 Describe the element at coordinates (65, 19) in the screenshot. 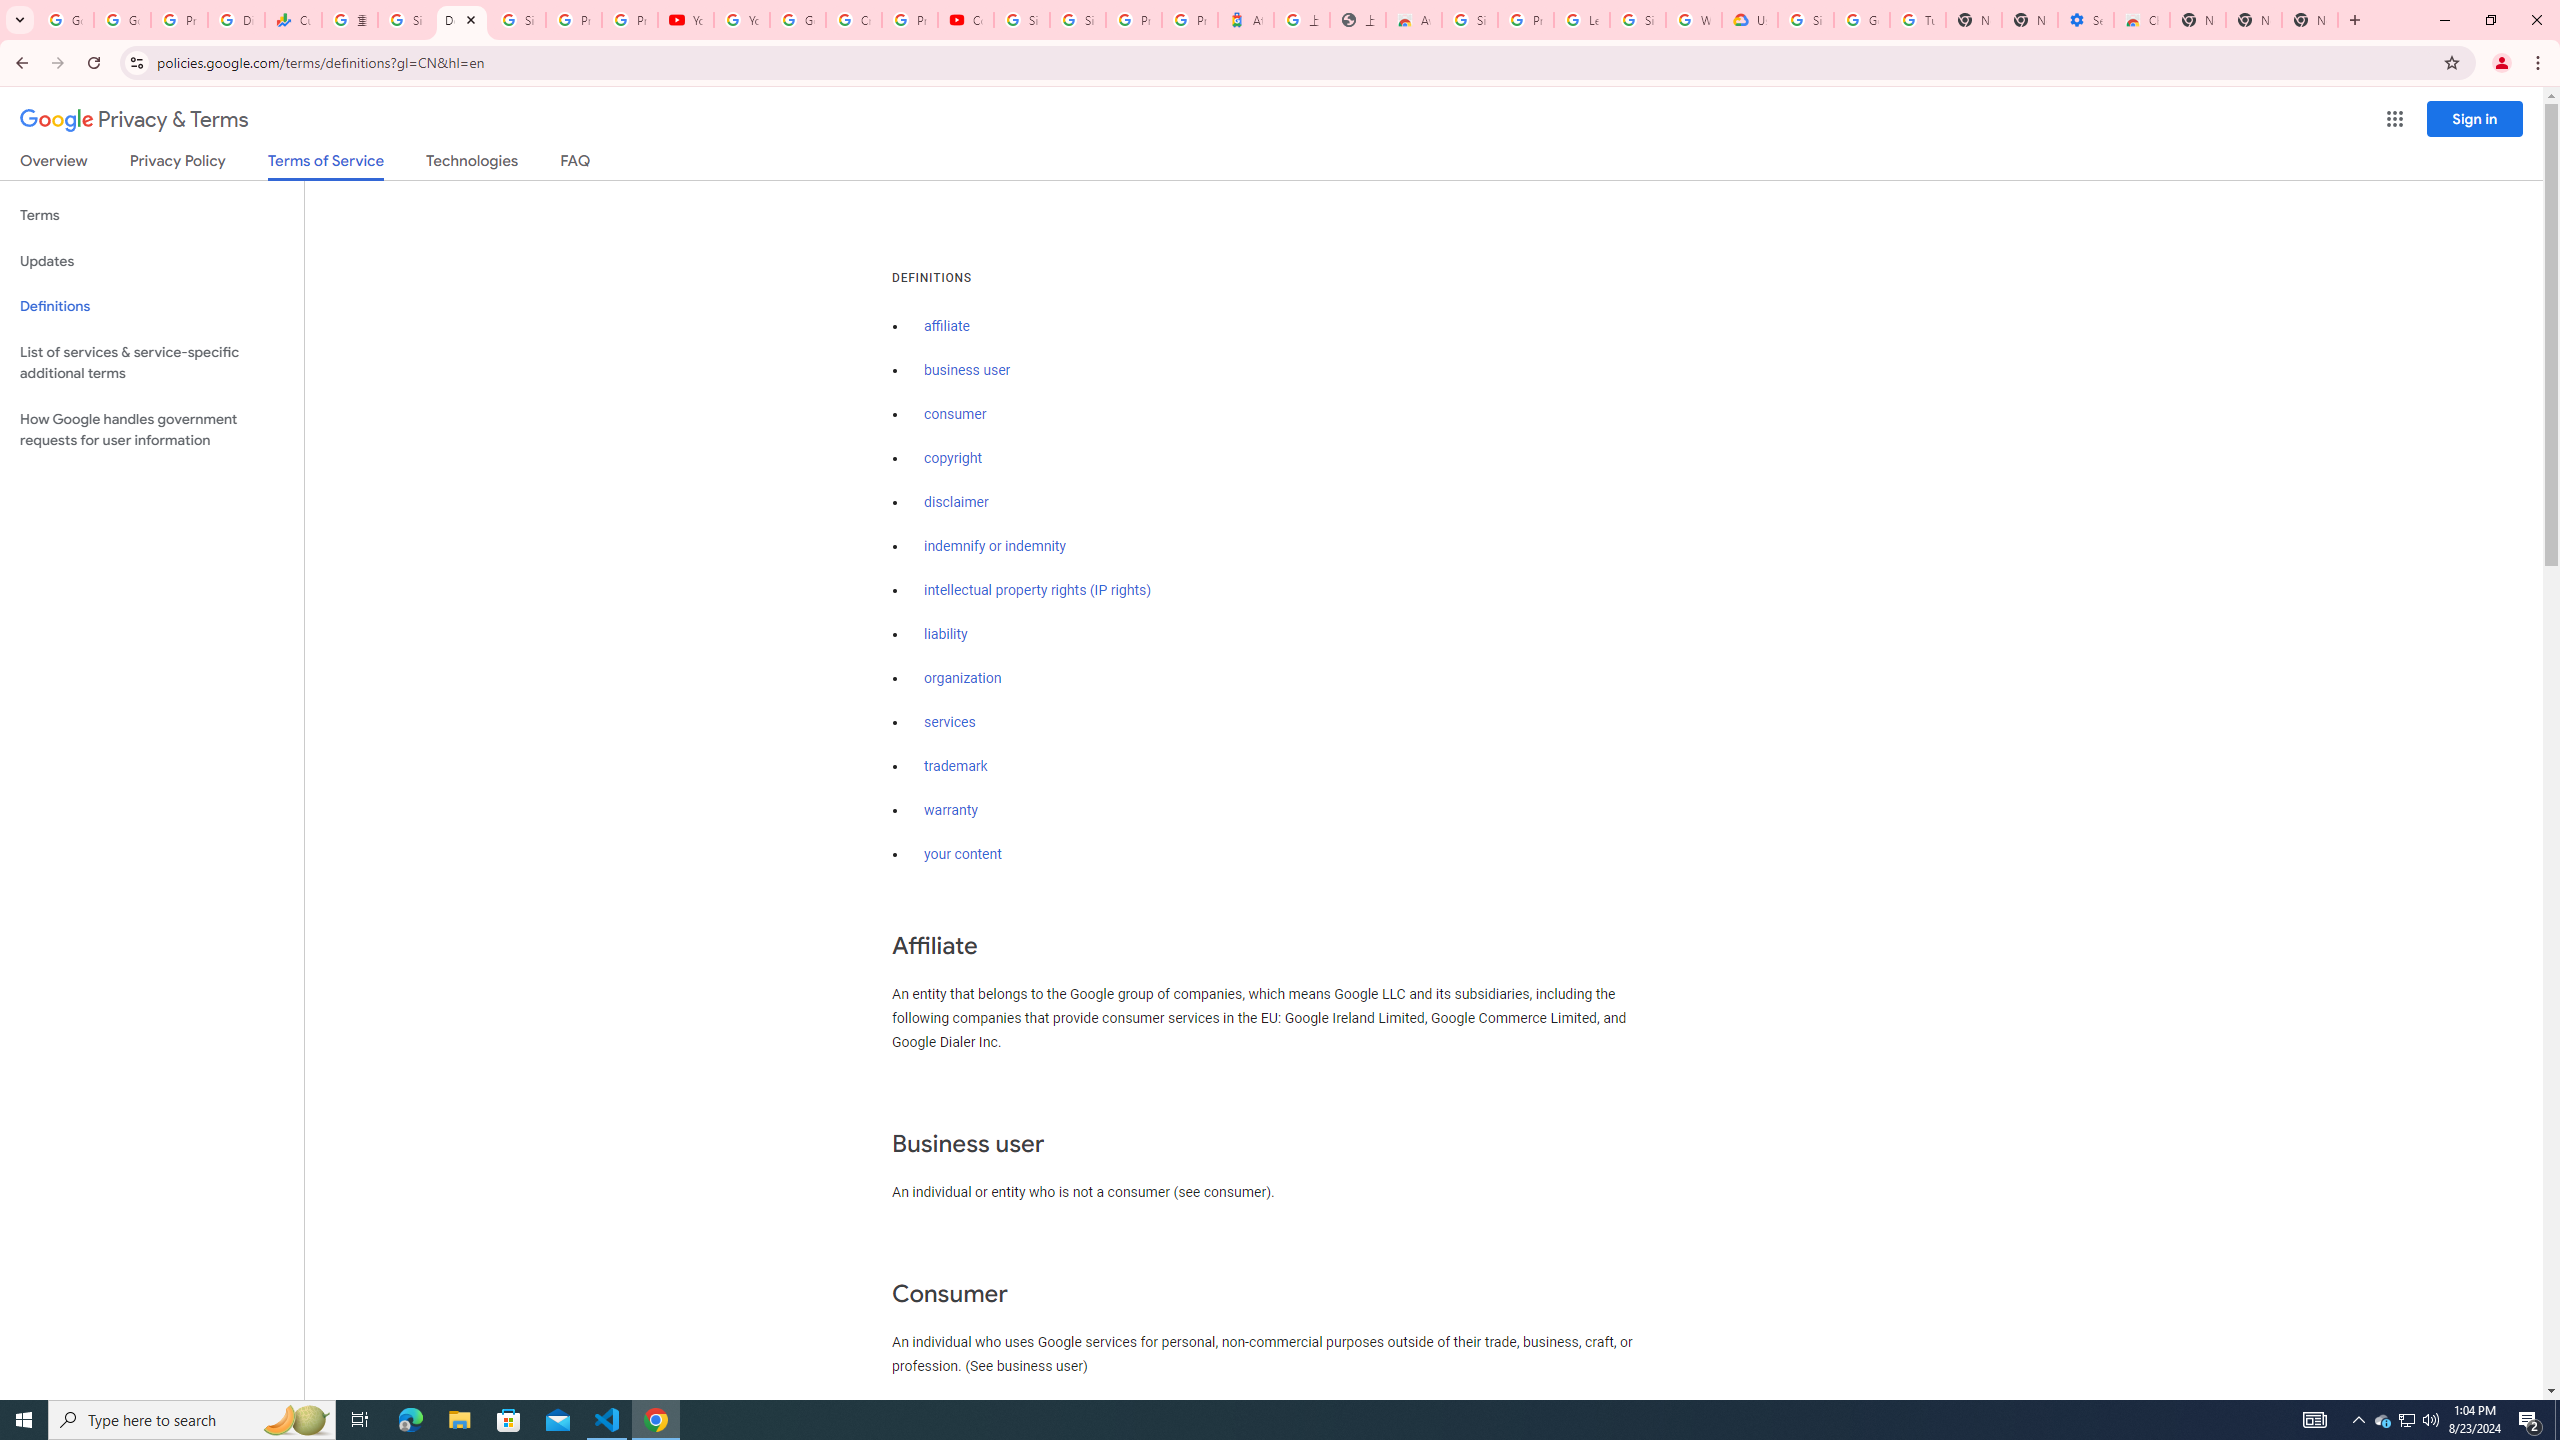

I see `'Google Workspace Admin Community'` at that location.